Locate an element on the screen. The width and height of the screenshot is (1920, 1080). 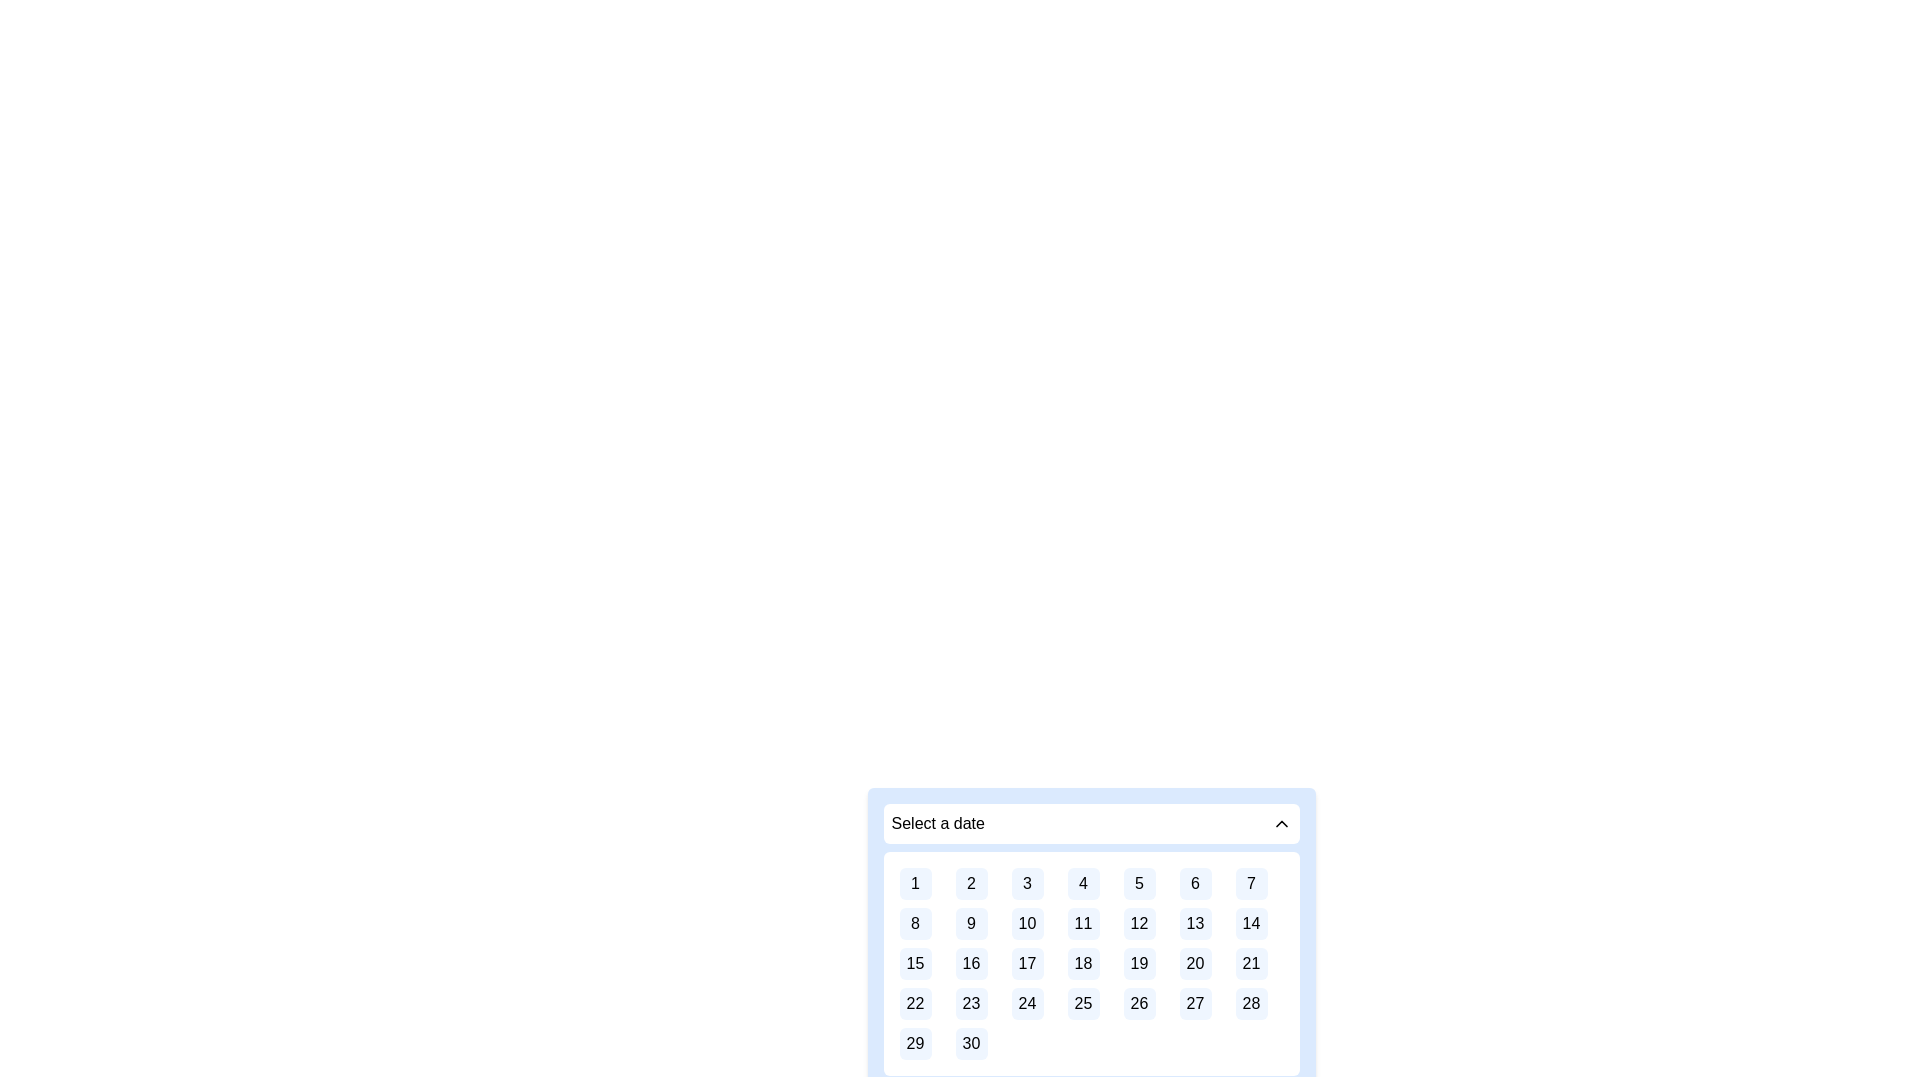
the button with the number '29', which is a square button with a light blue background and rounded corners is located at coordinates (914, 1043).